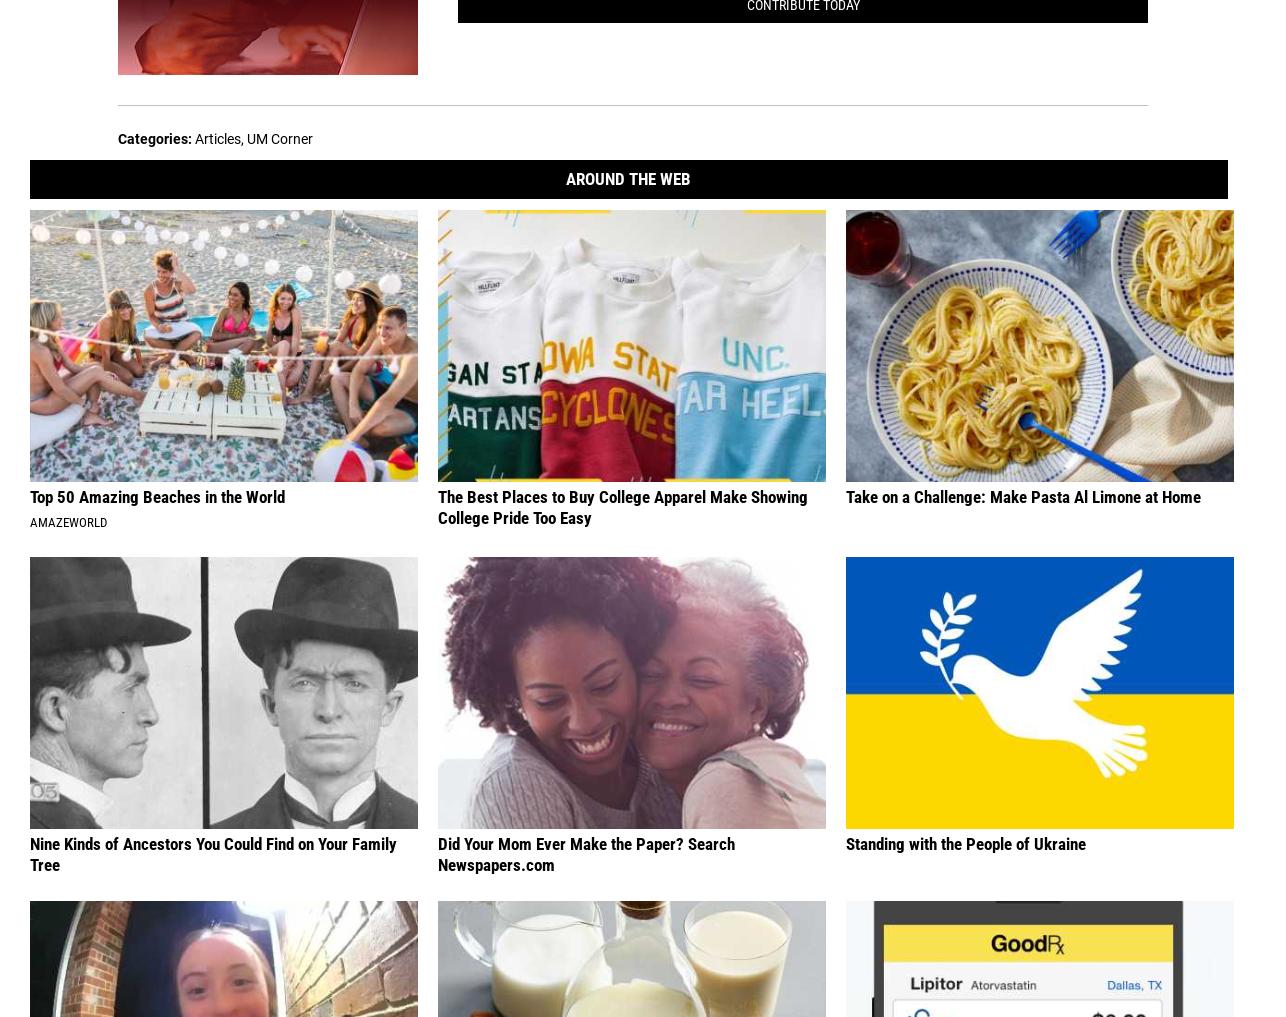  Describe the element at coordinates (157, 494) in the screenshot. I see `'Top 50 Amazing Beaches in the World'` at that location.